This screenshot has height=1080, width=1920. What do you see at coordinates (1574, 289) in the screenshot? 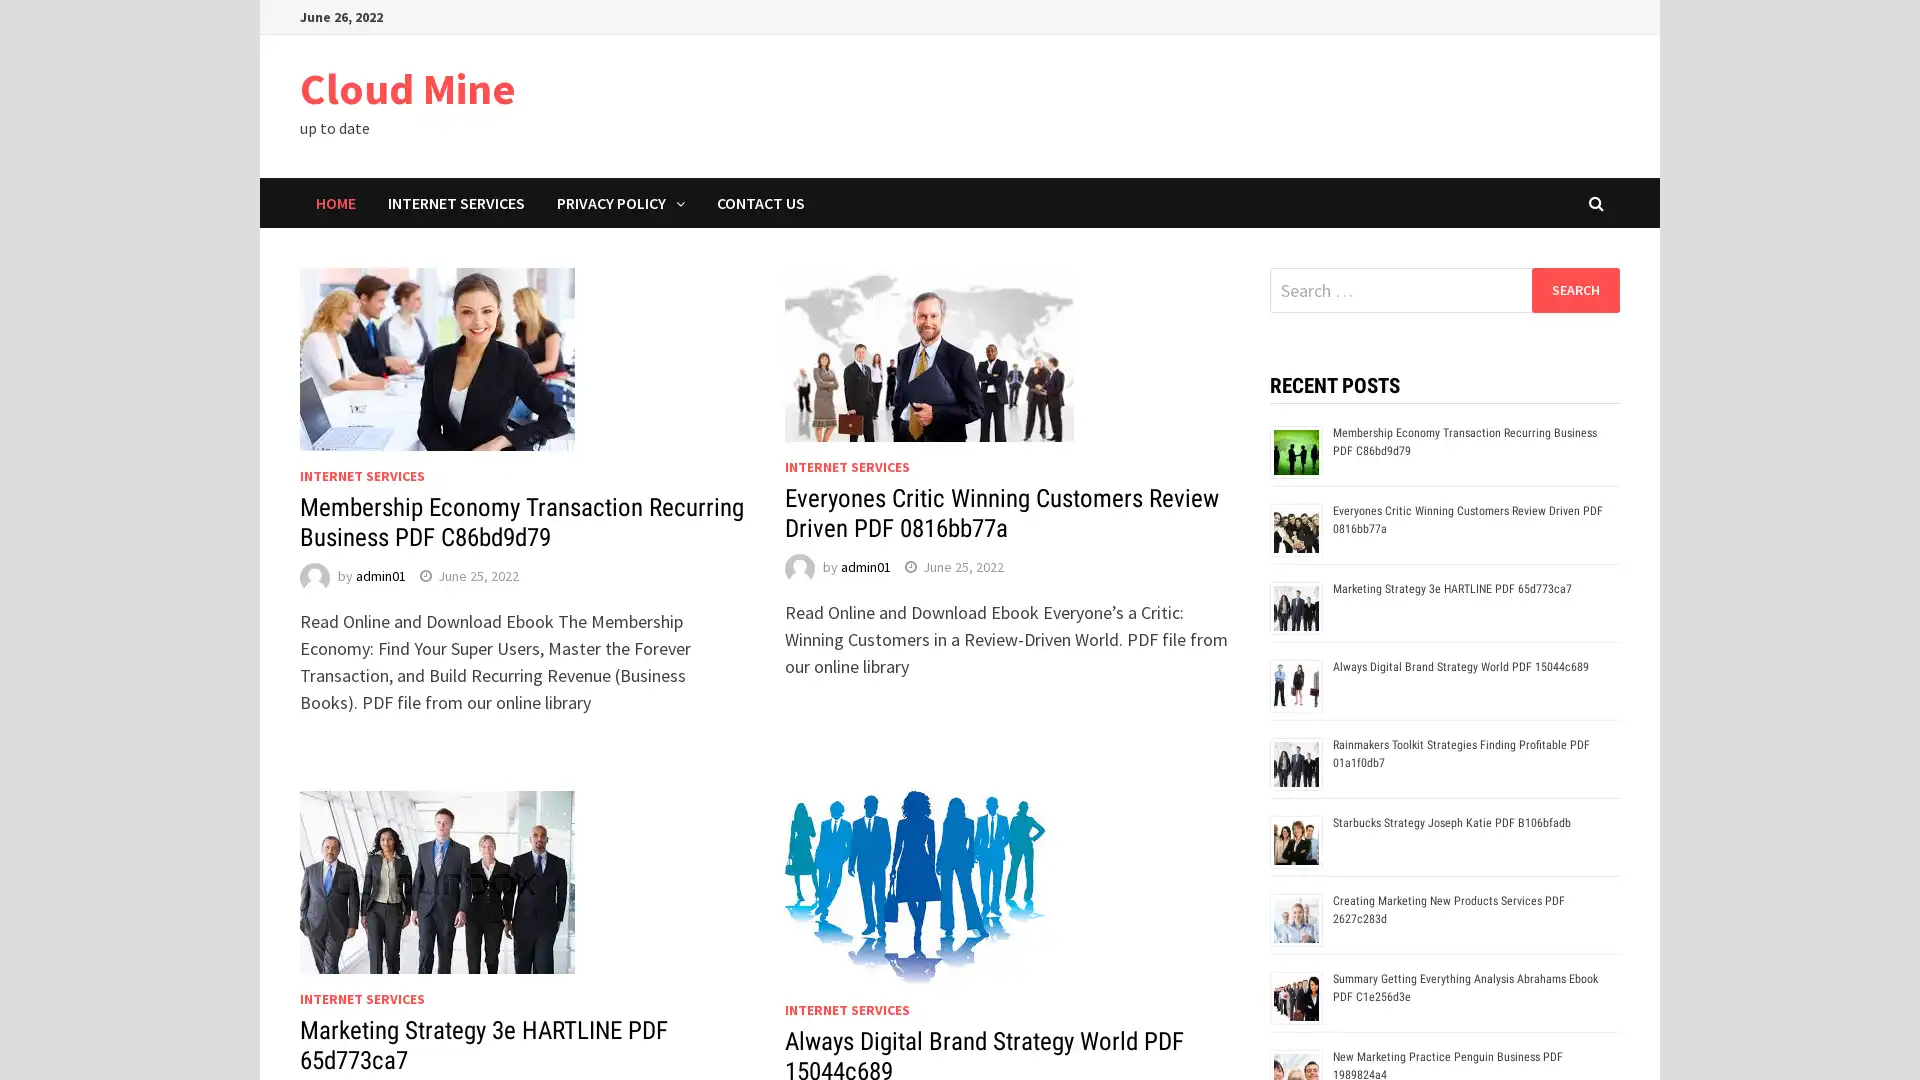
I see `Search` at bounding box center [1574, 289].